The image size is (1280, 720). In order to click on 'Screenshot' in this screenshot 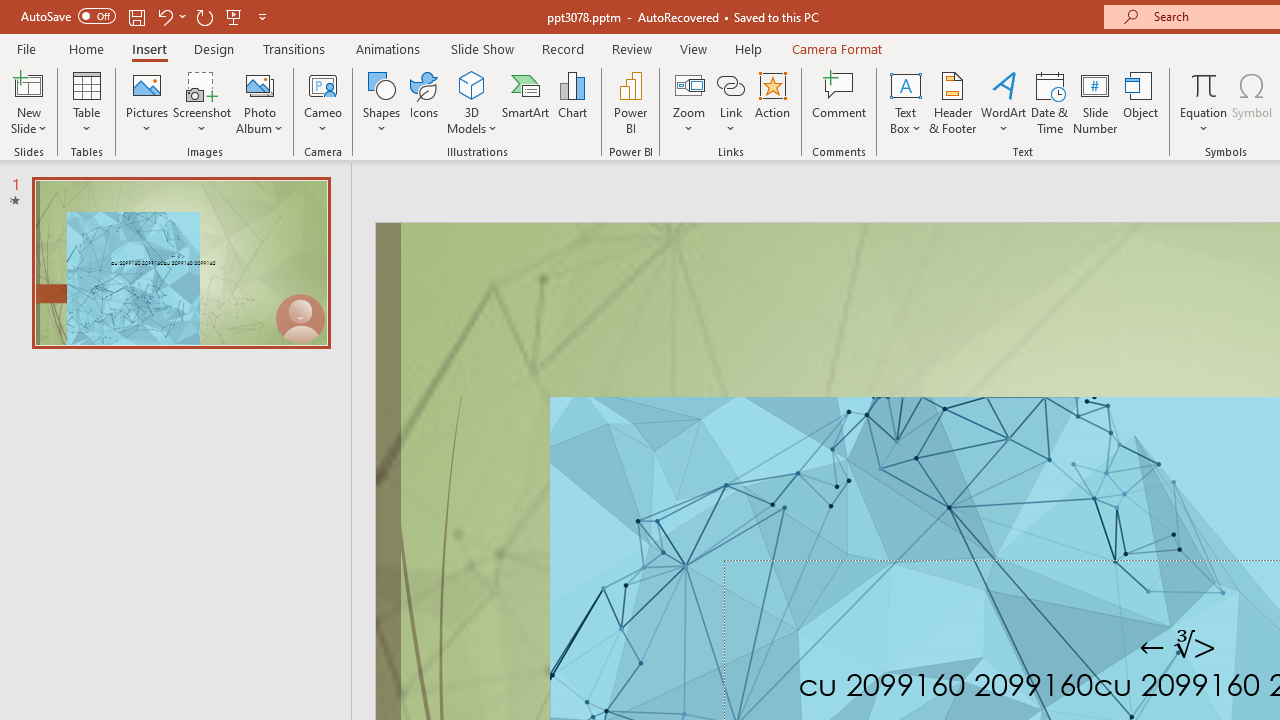, I will do `click(202, 103)`.